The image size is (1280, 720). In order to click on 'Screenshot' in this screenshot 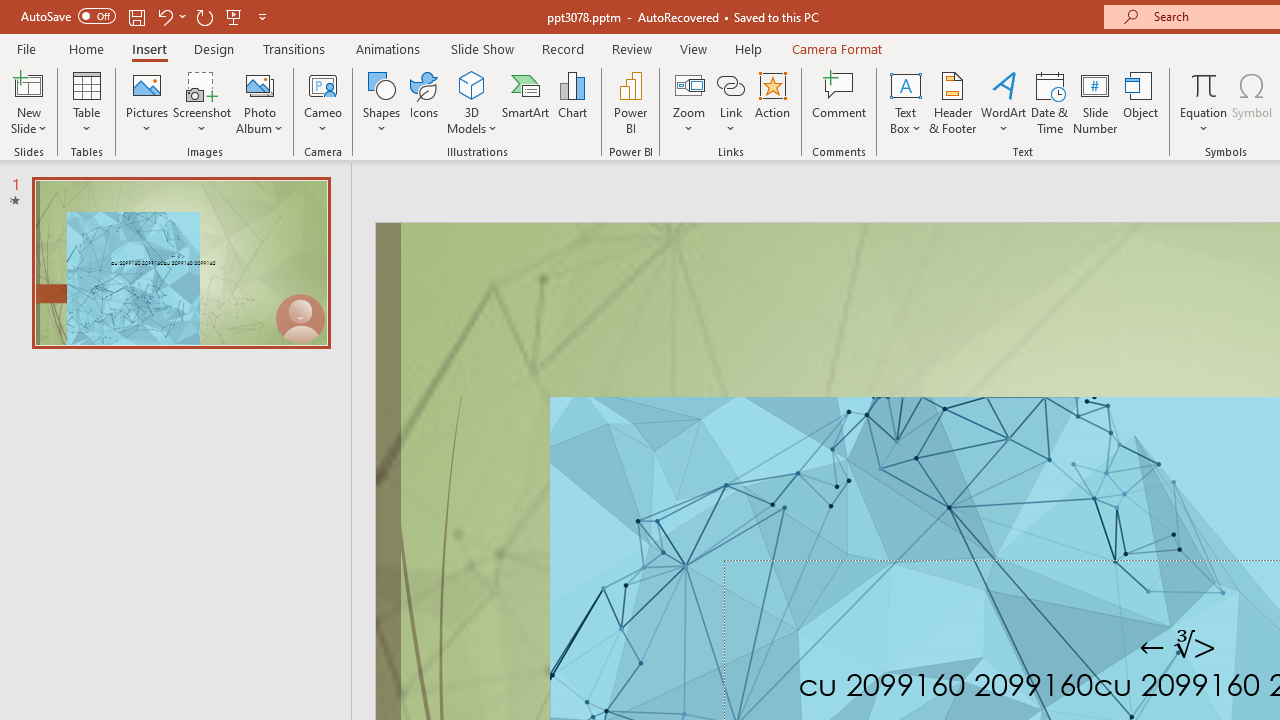, I will do `click(202, 103)`.